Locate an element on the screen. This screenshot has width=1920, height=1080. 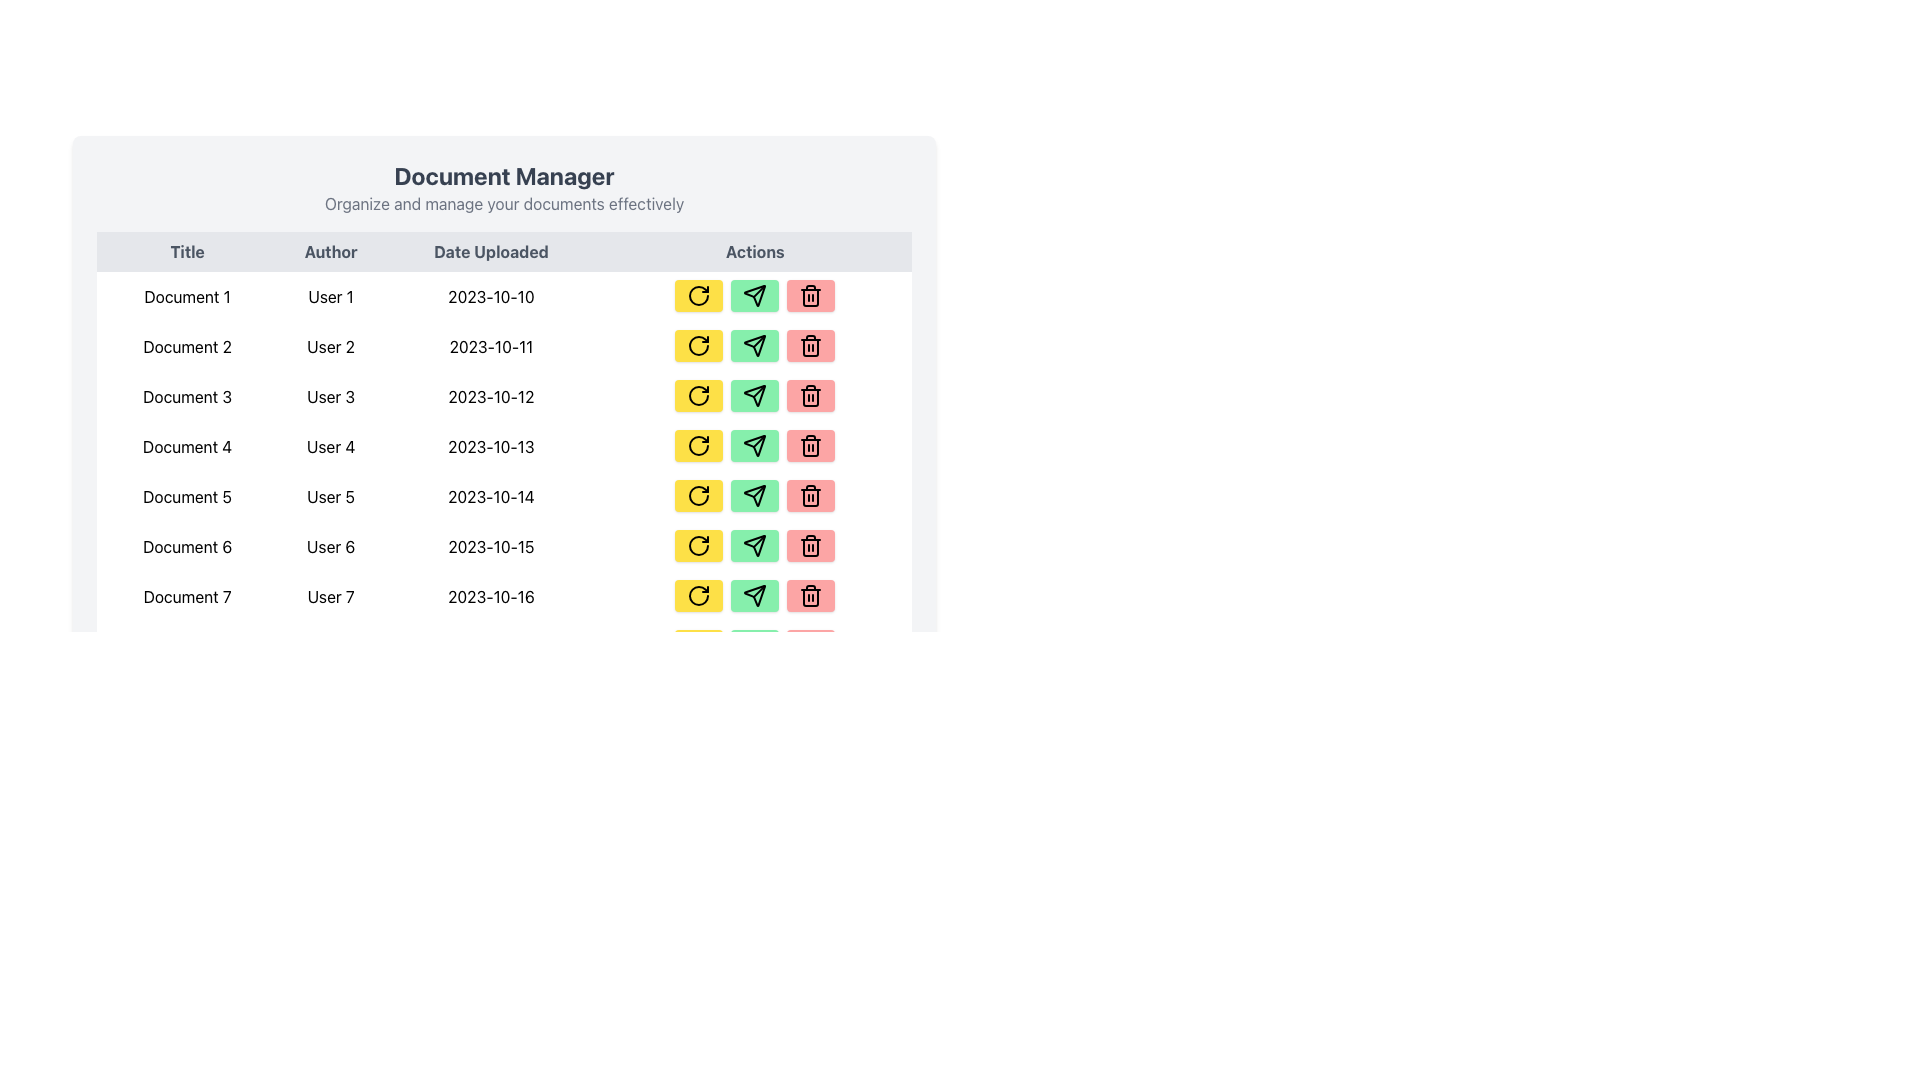
the delete button, which is the third action button in the row, located to the right of the 'Send' and 'Refresh' buttons is located at coordinates (811, 794).